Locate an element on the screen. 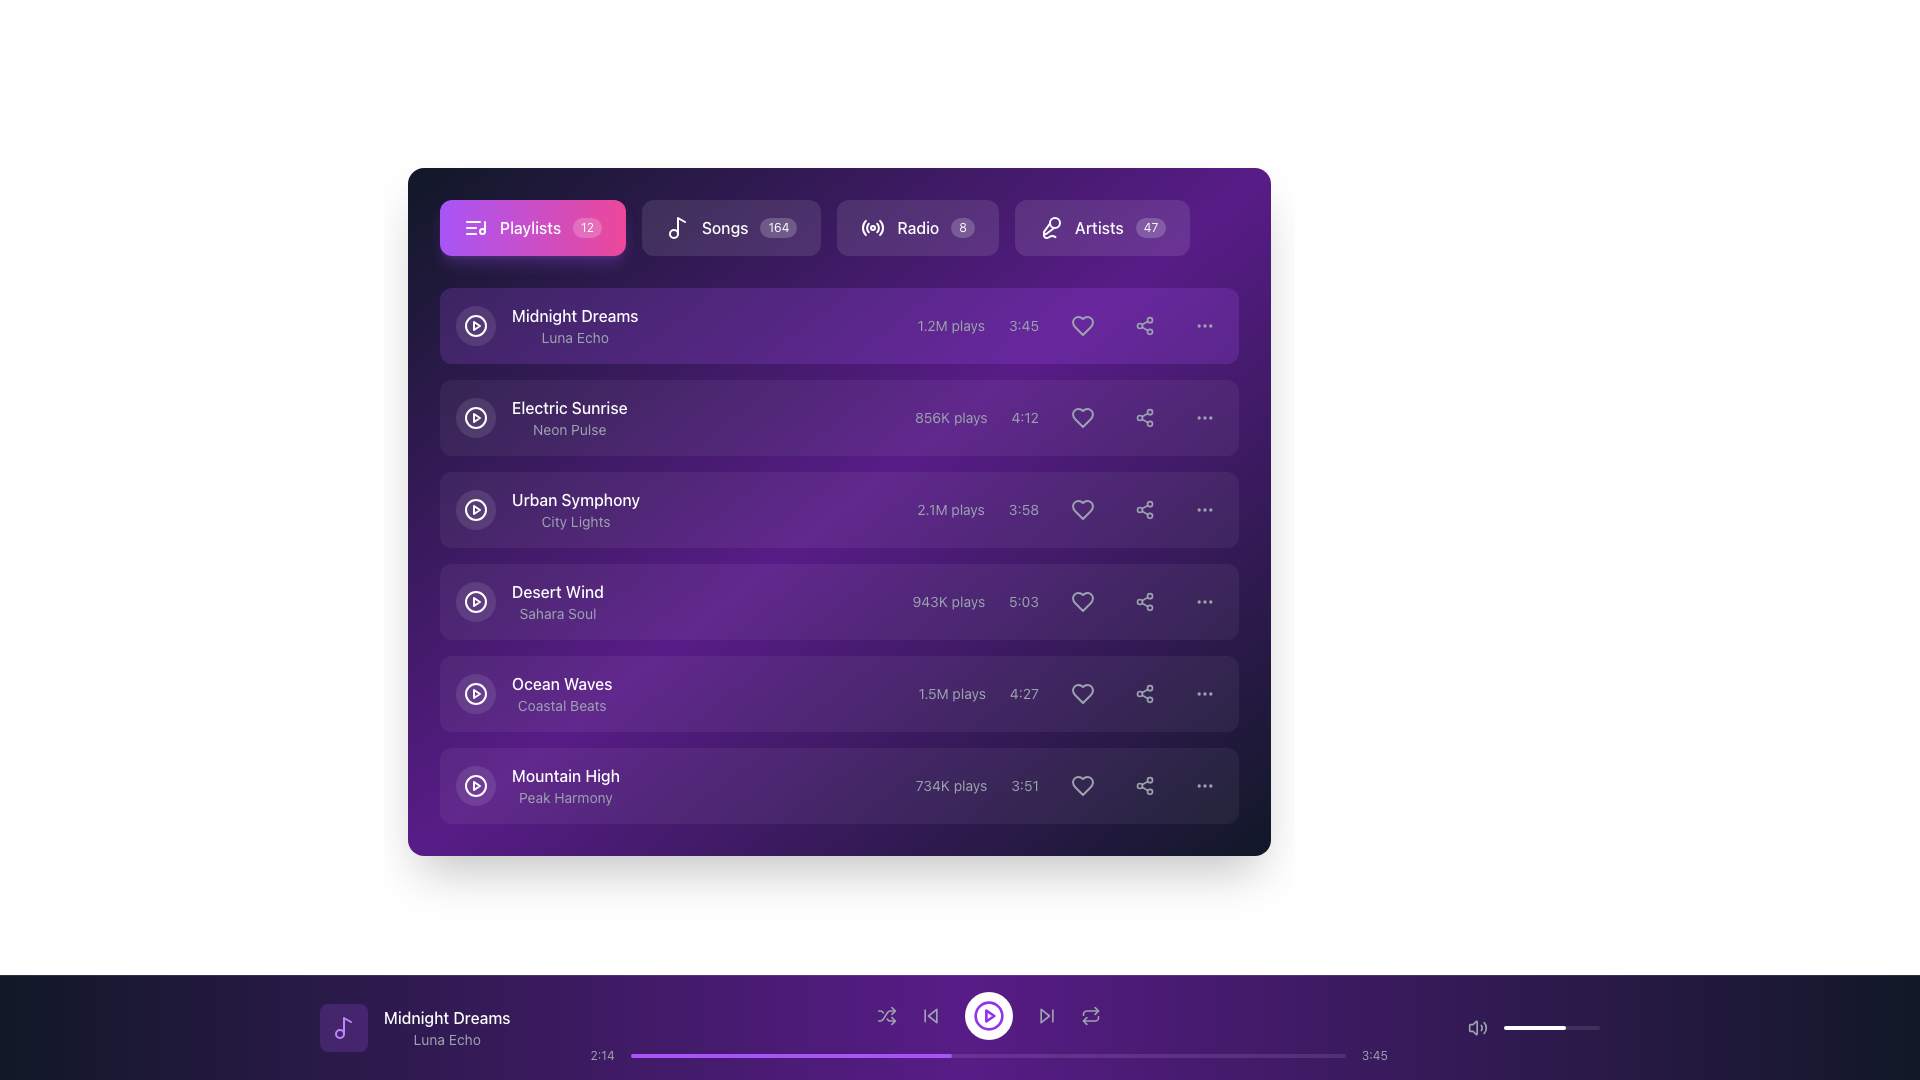 Image resolution: width=1920 pixels, height=1080 pixels. the fifth button in the horizontal layout of media playback controls at the bottom of the application interface is located at coordinates (1090, 1015).